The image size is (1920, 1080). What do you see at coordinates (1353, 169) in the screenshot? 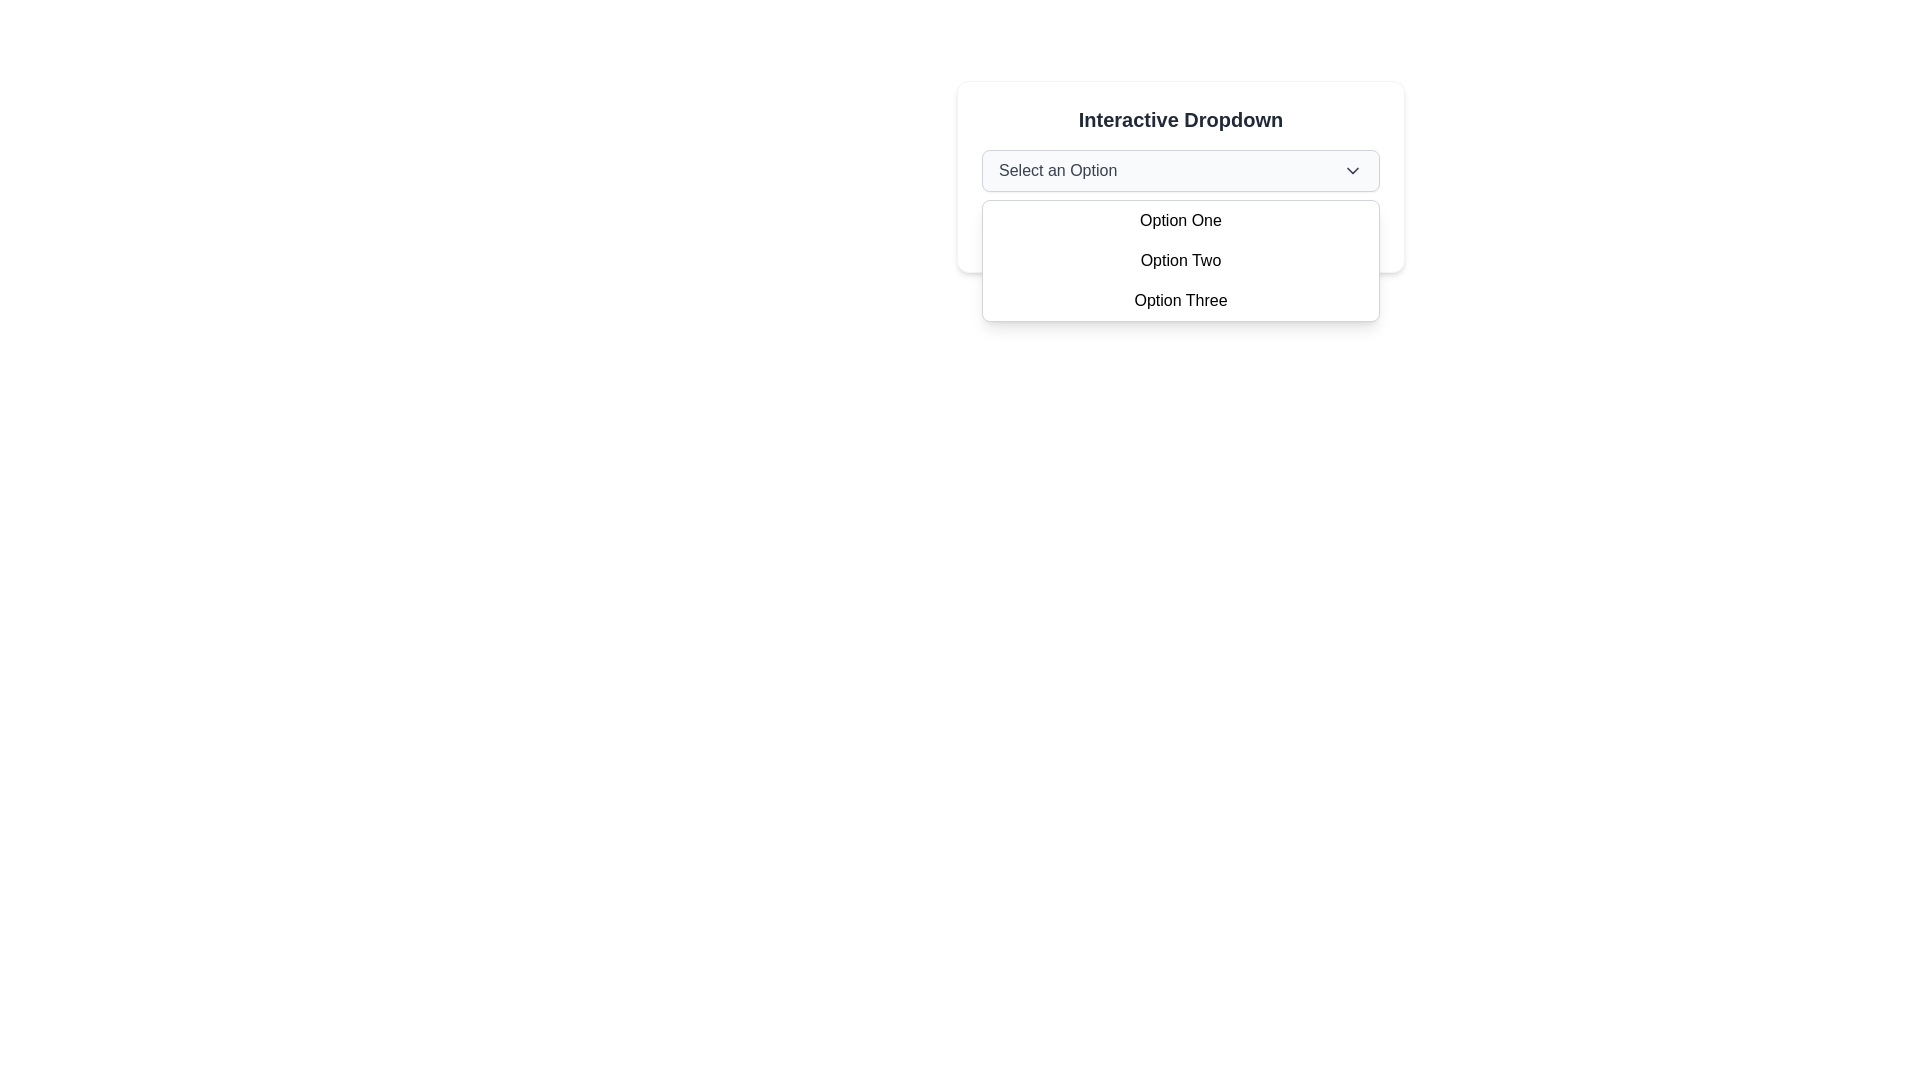
I see `the icon button located to the far right of the 'Select an Option' dropdown` at bounding box center [1353, 169].